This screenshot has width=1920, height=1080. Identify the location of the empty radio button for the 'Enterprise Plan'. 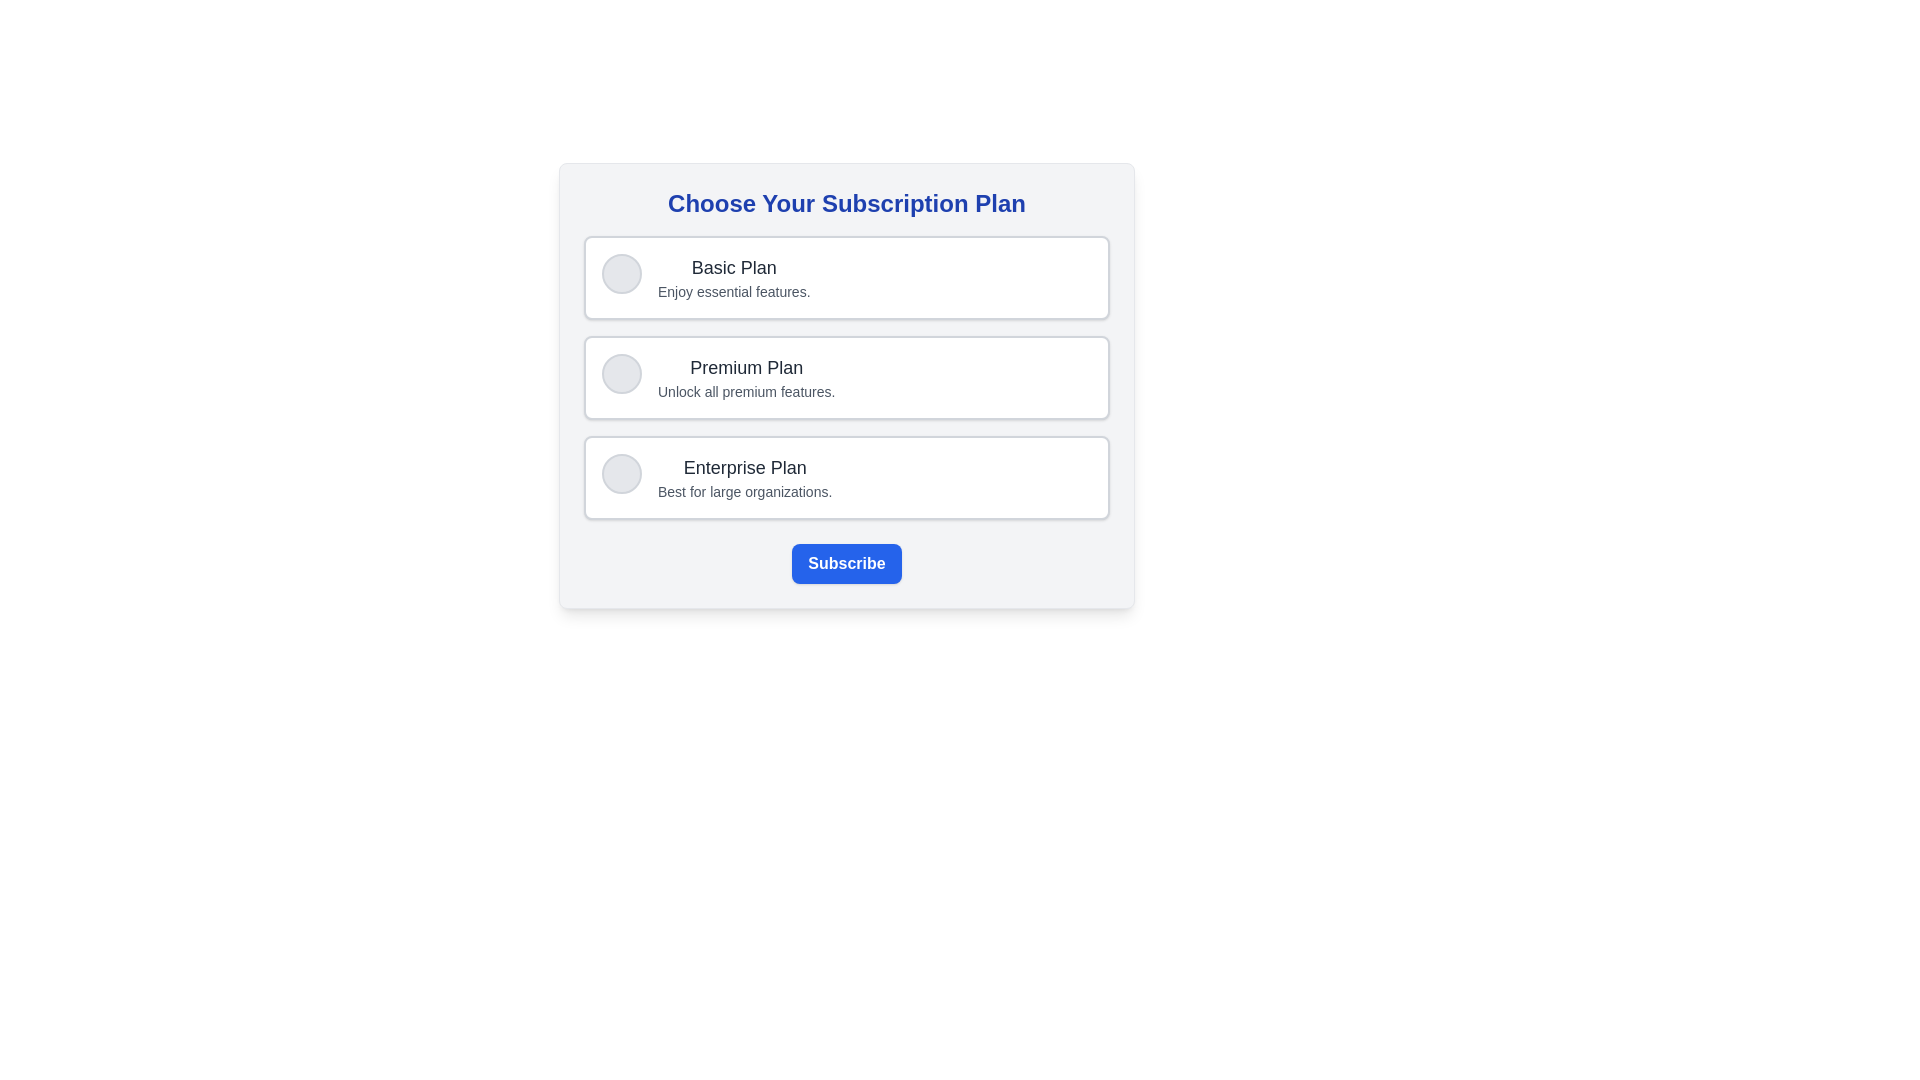
(621, 474).